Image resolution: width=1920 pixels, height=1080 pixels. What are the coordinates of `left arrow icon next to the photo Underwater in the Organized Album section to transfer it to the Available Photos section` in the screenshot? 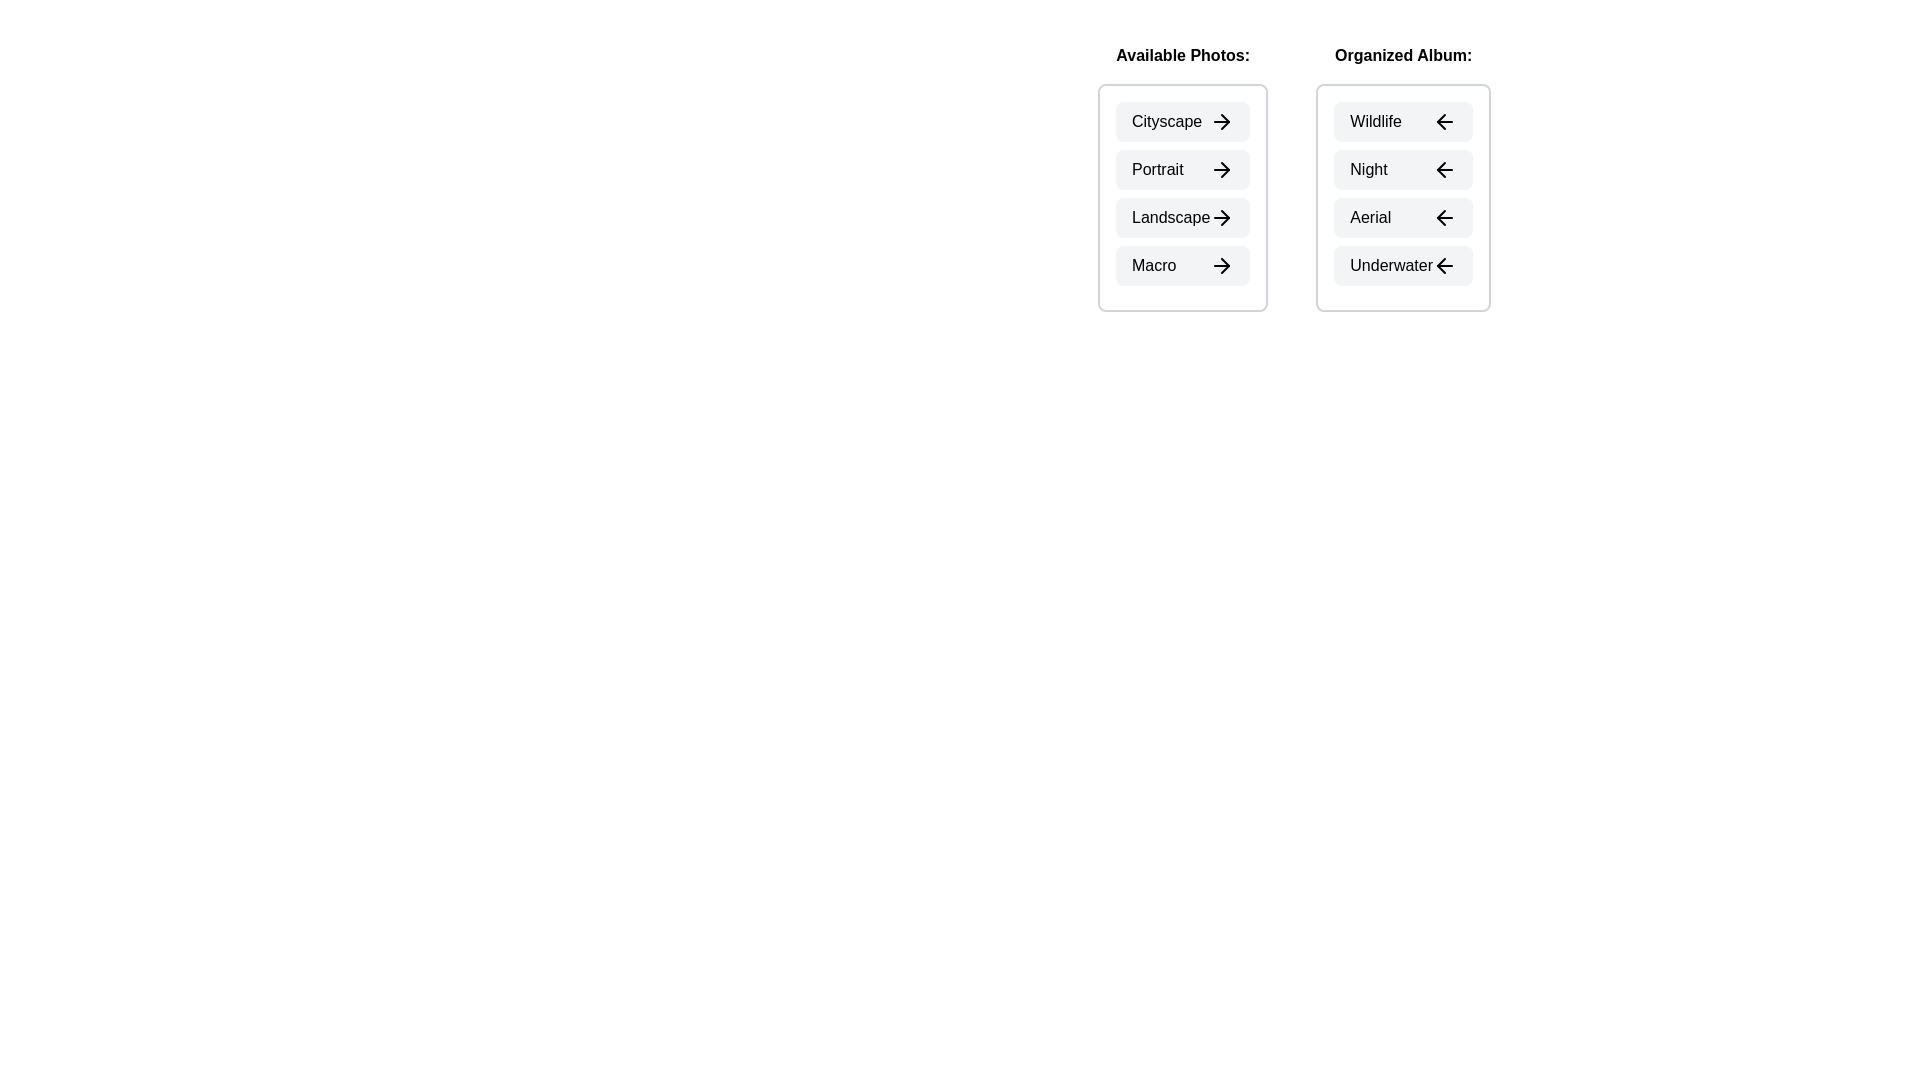 It's located at (1444, 265).